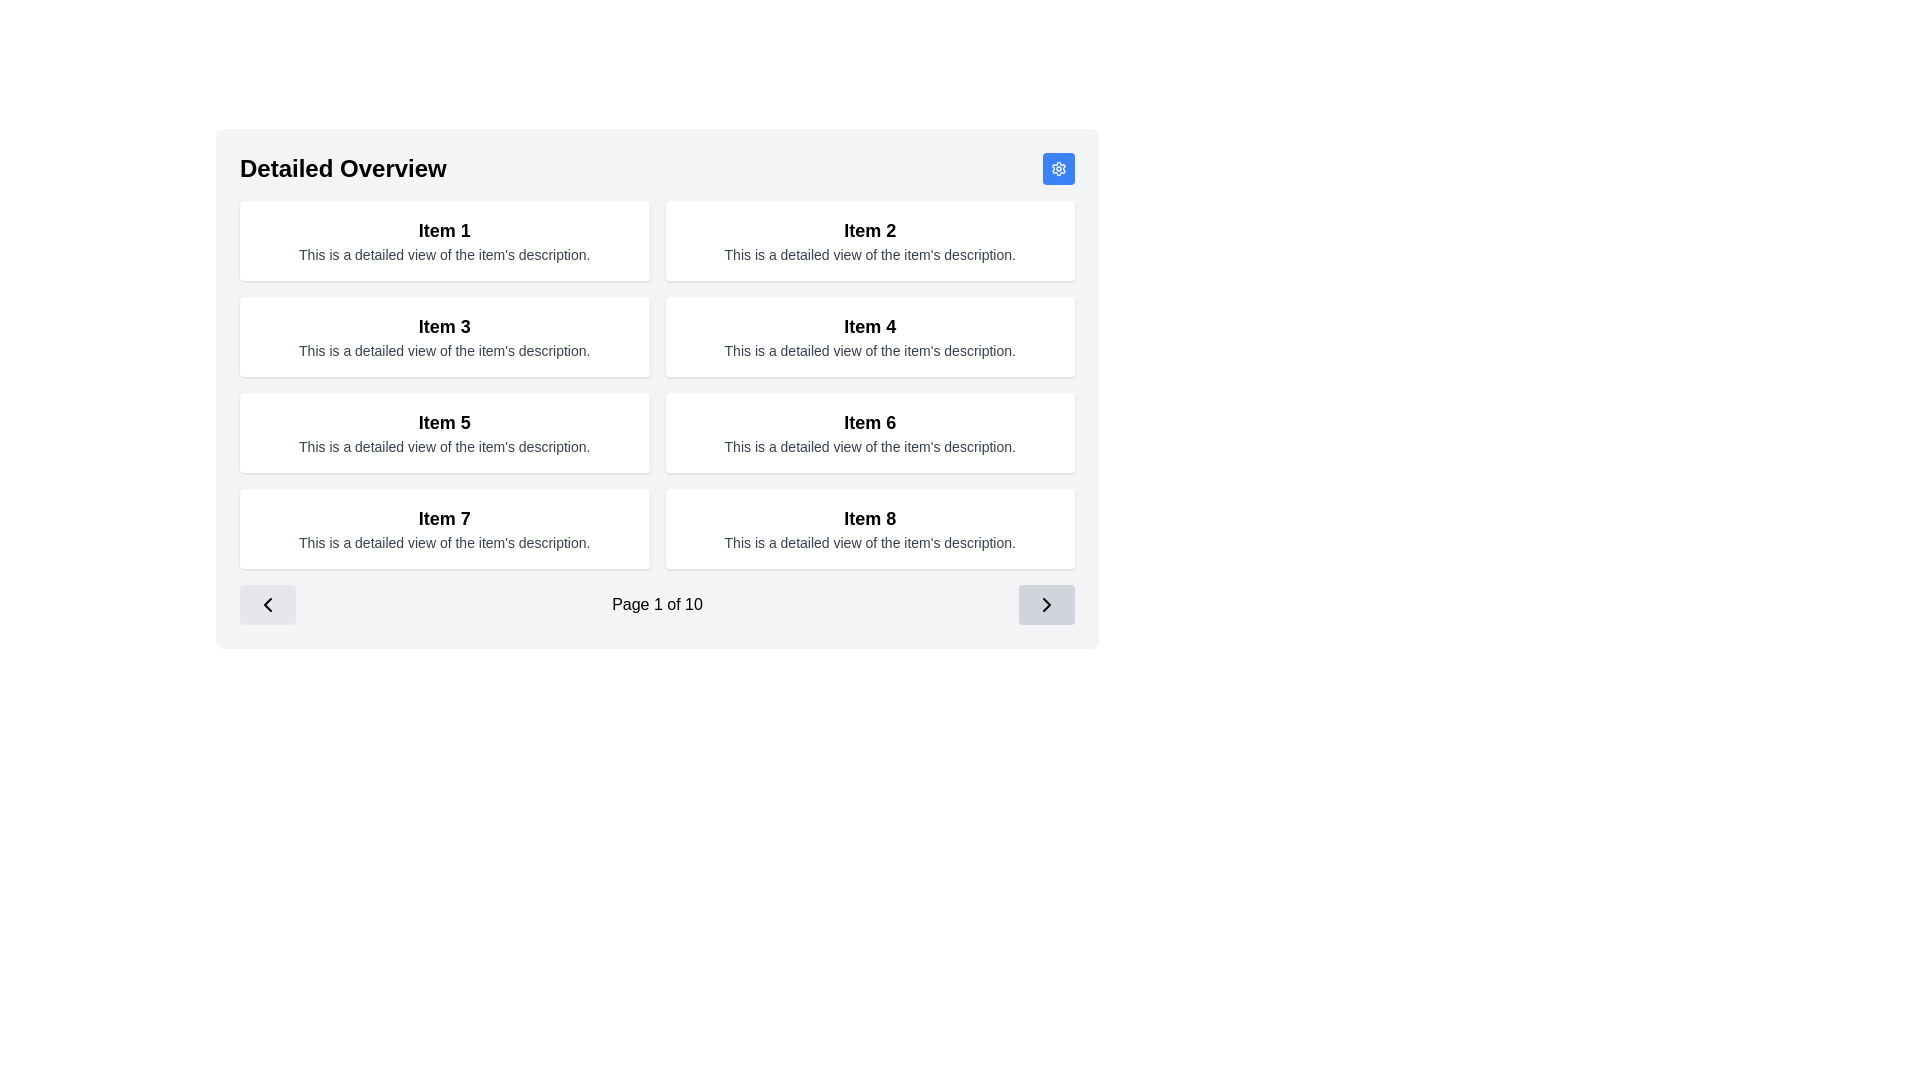  Describe the element at coordinates (870, 230) in the screenshot. I see `text content of the bold text label 'Item 2' located at the upper region of the card in the second column of the top row` at that location.